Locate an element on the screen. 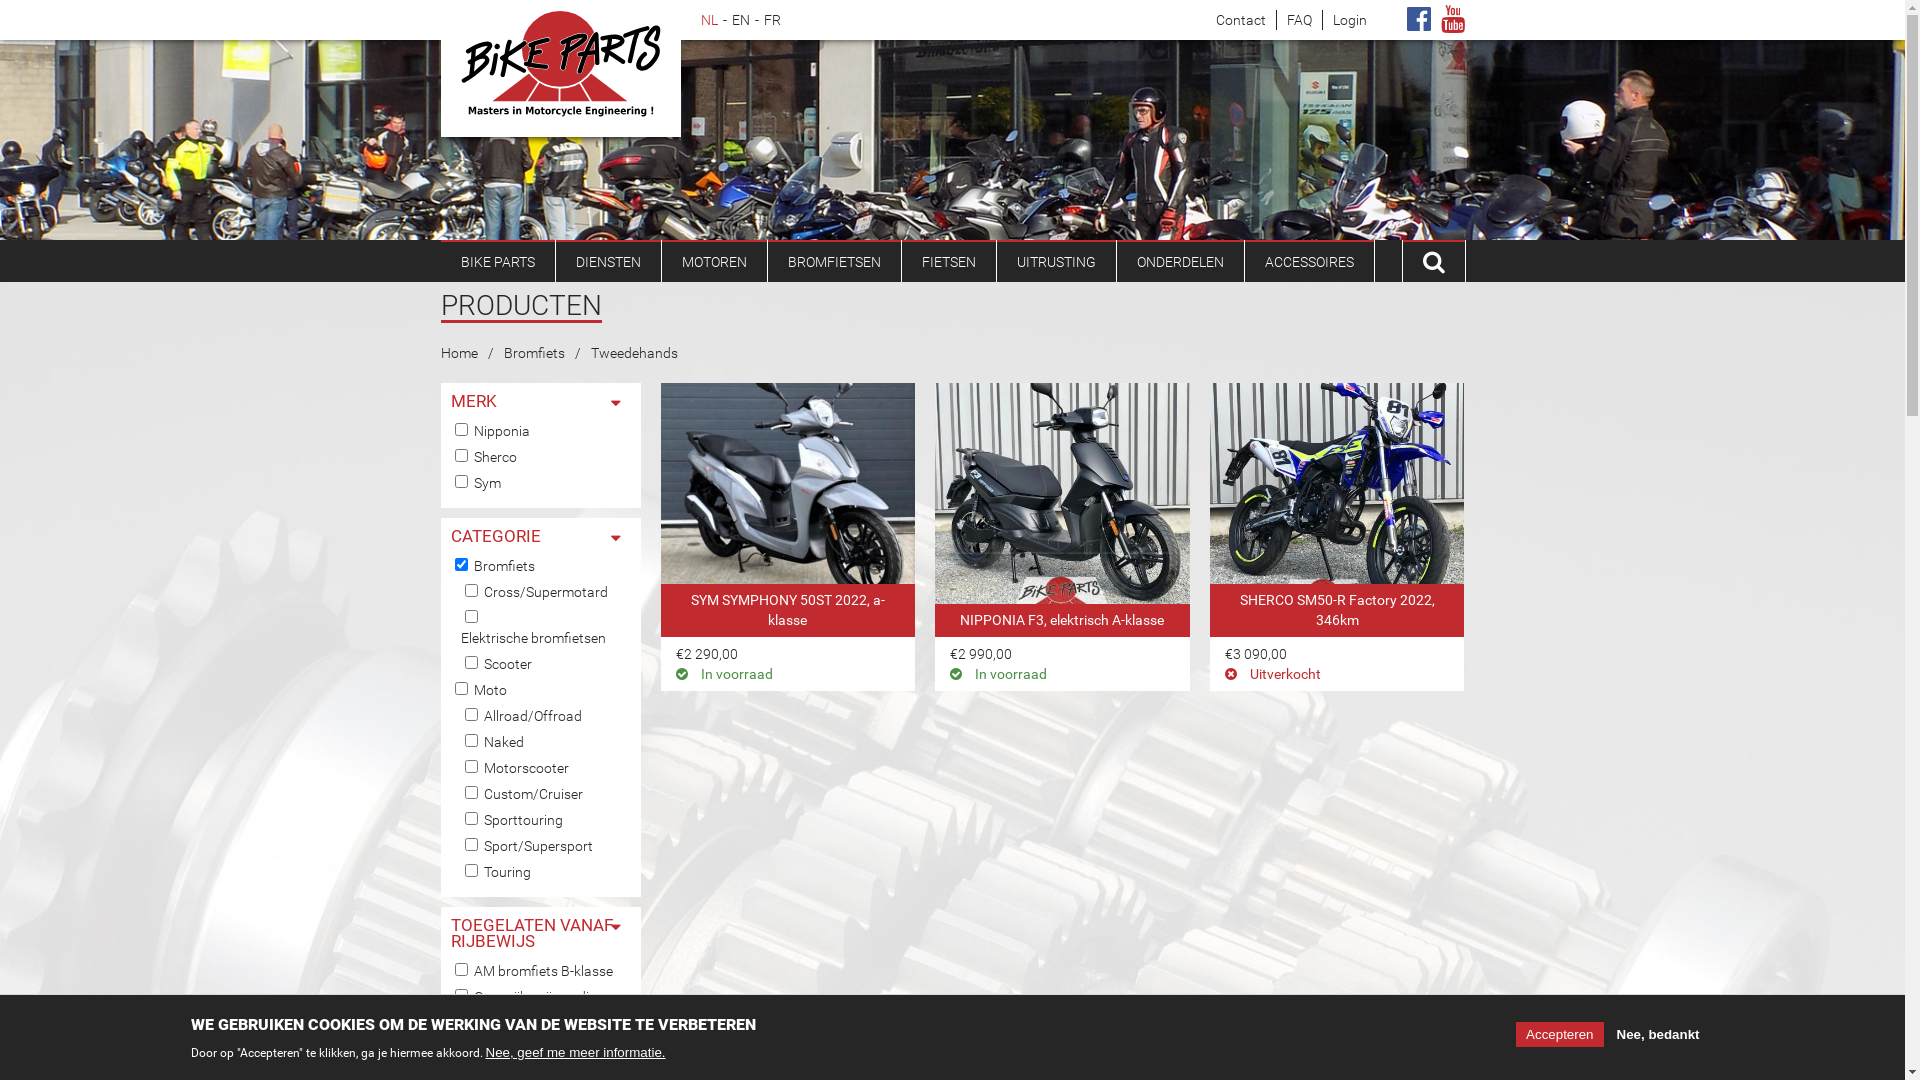 This screenshot has width=1920, height=1080. 'BIKE PARTS' is located at coordinates (497, 260).